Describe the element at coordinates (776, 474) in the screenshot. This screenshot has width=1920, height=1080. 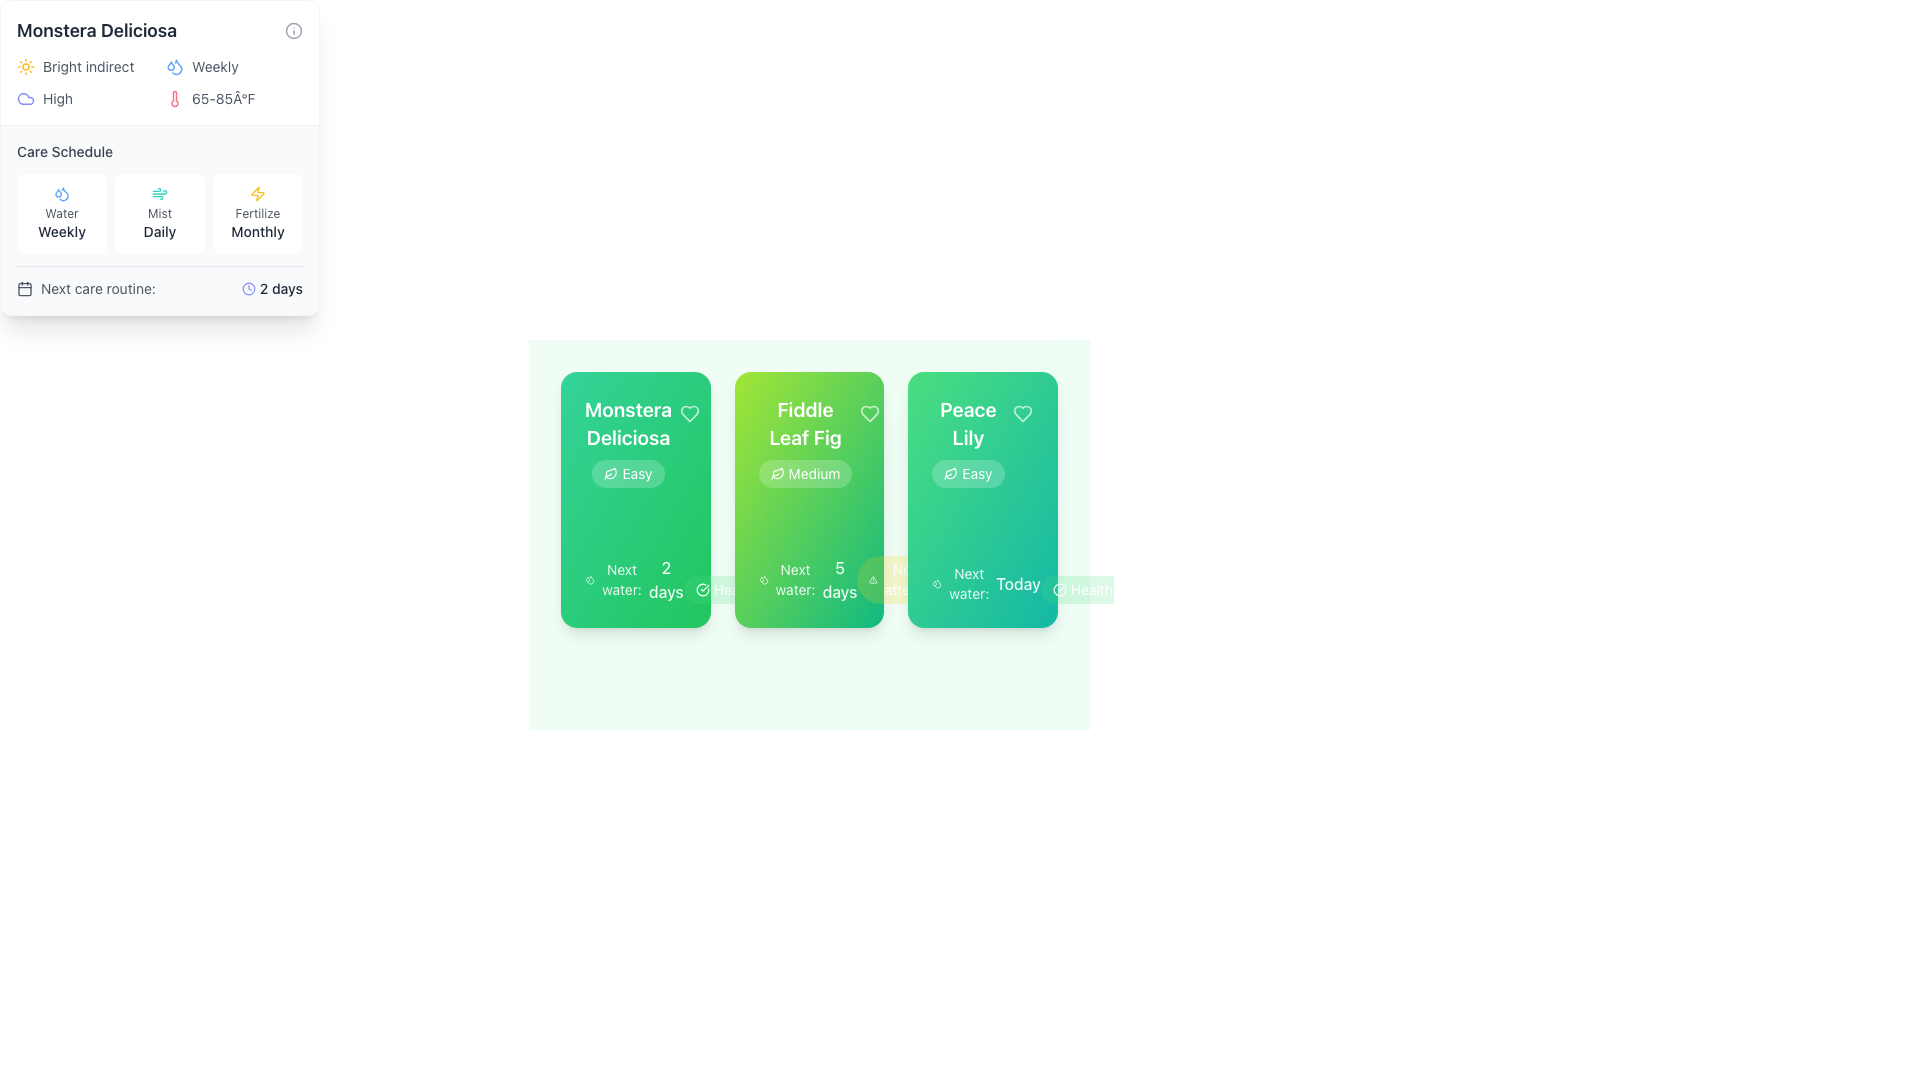
I see `the minimalist leaf icon located to the left of the text 'Medium' within the badge in the second card from the left` at that location.